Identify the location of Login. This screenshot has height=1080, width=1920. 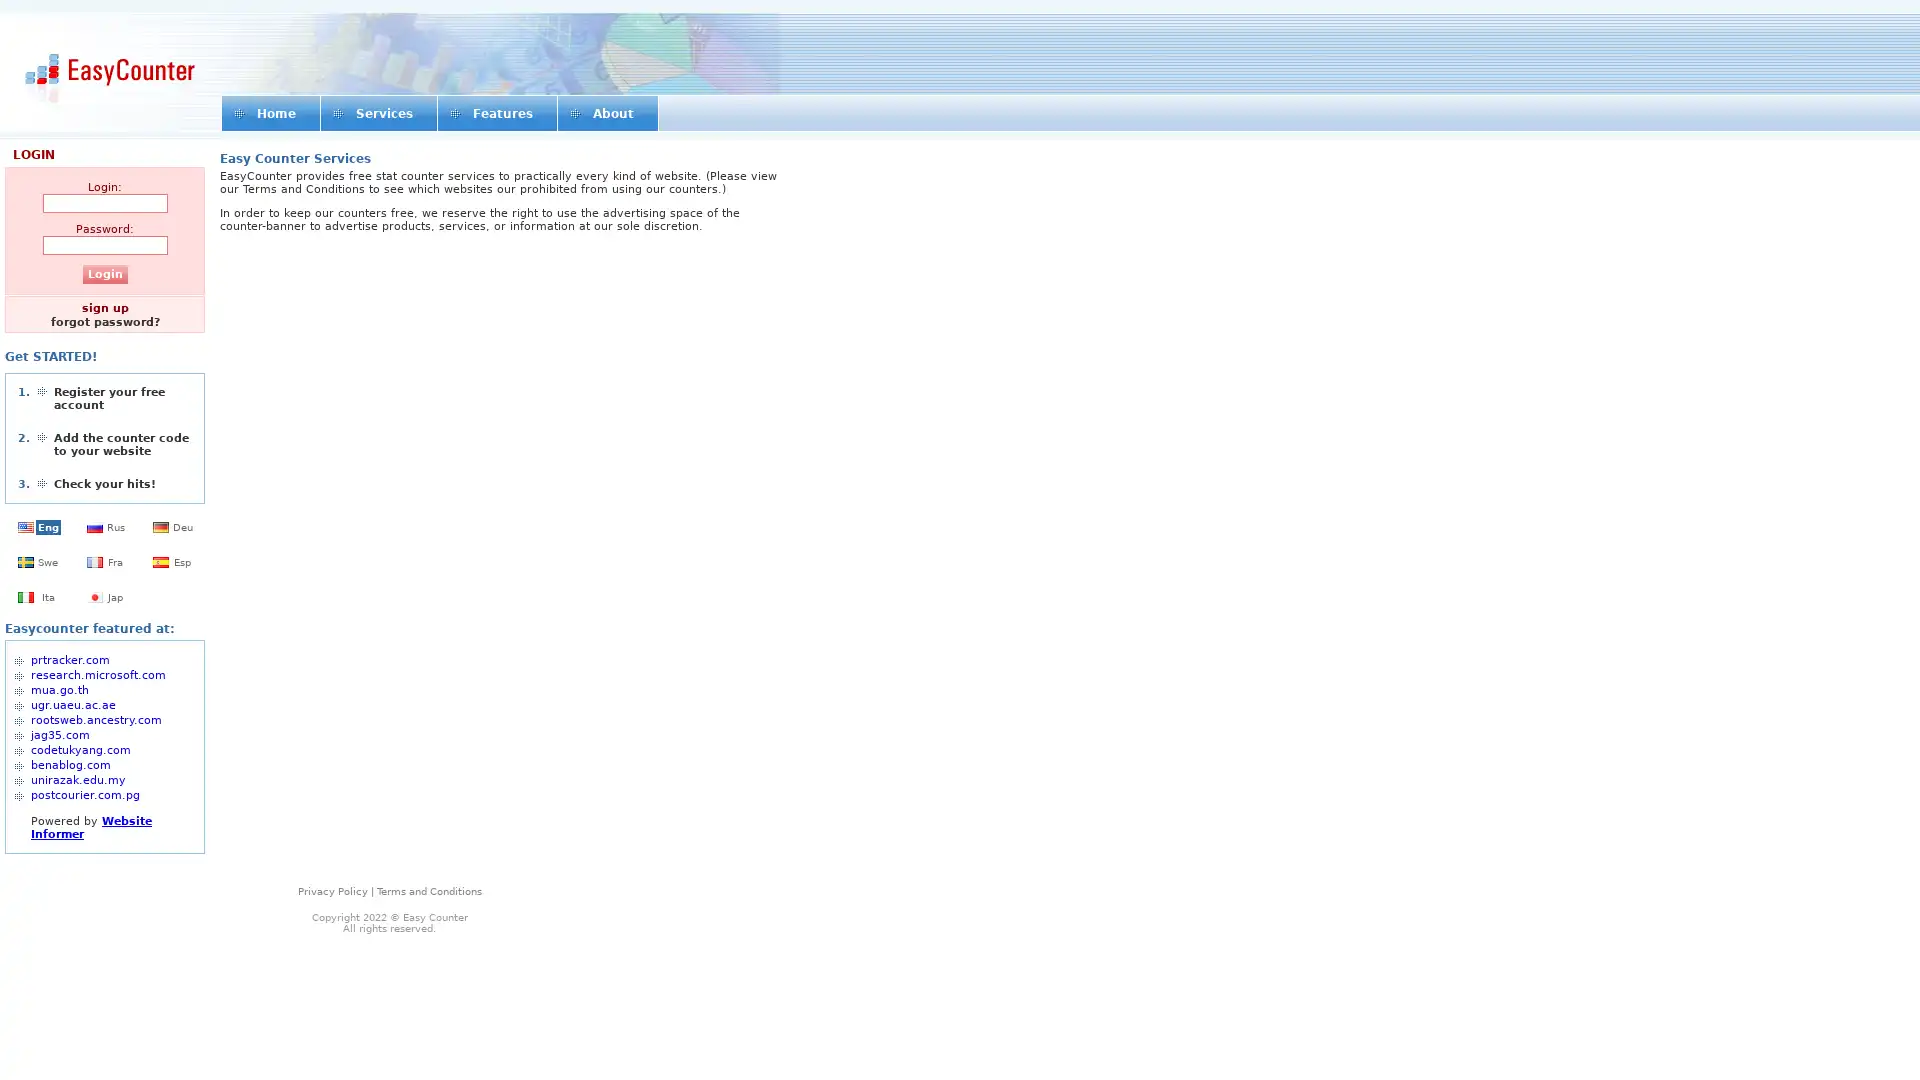
(103, 274).